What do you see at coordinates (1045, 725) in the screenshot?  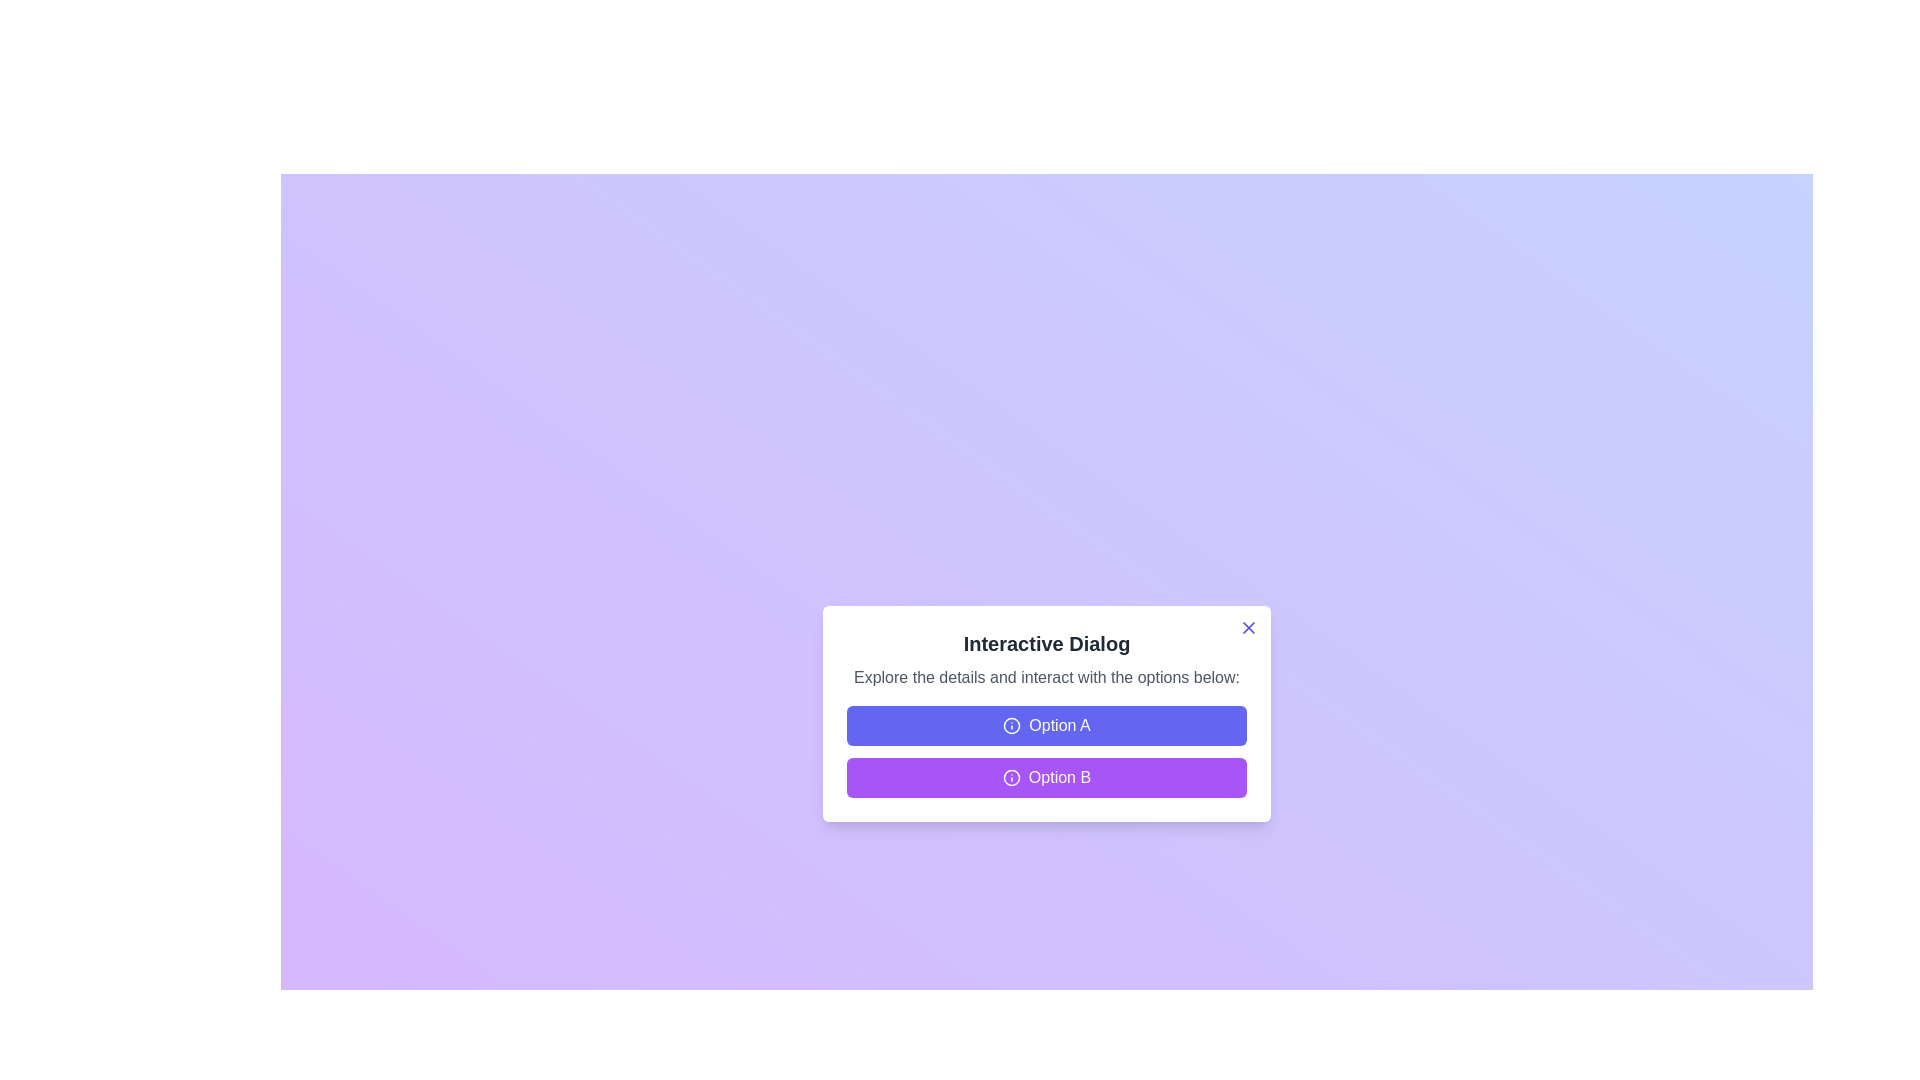 I see `the Option A button to interact with it` at bounding box center [1045, 725].